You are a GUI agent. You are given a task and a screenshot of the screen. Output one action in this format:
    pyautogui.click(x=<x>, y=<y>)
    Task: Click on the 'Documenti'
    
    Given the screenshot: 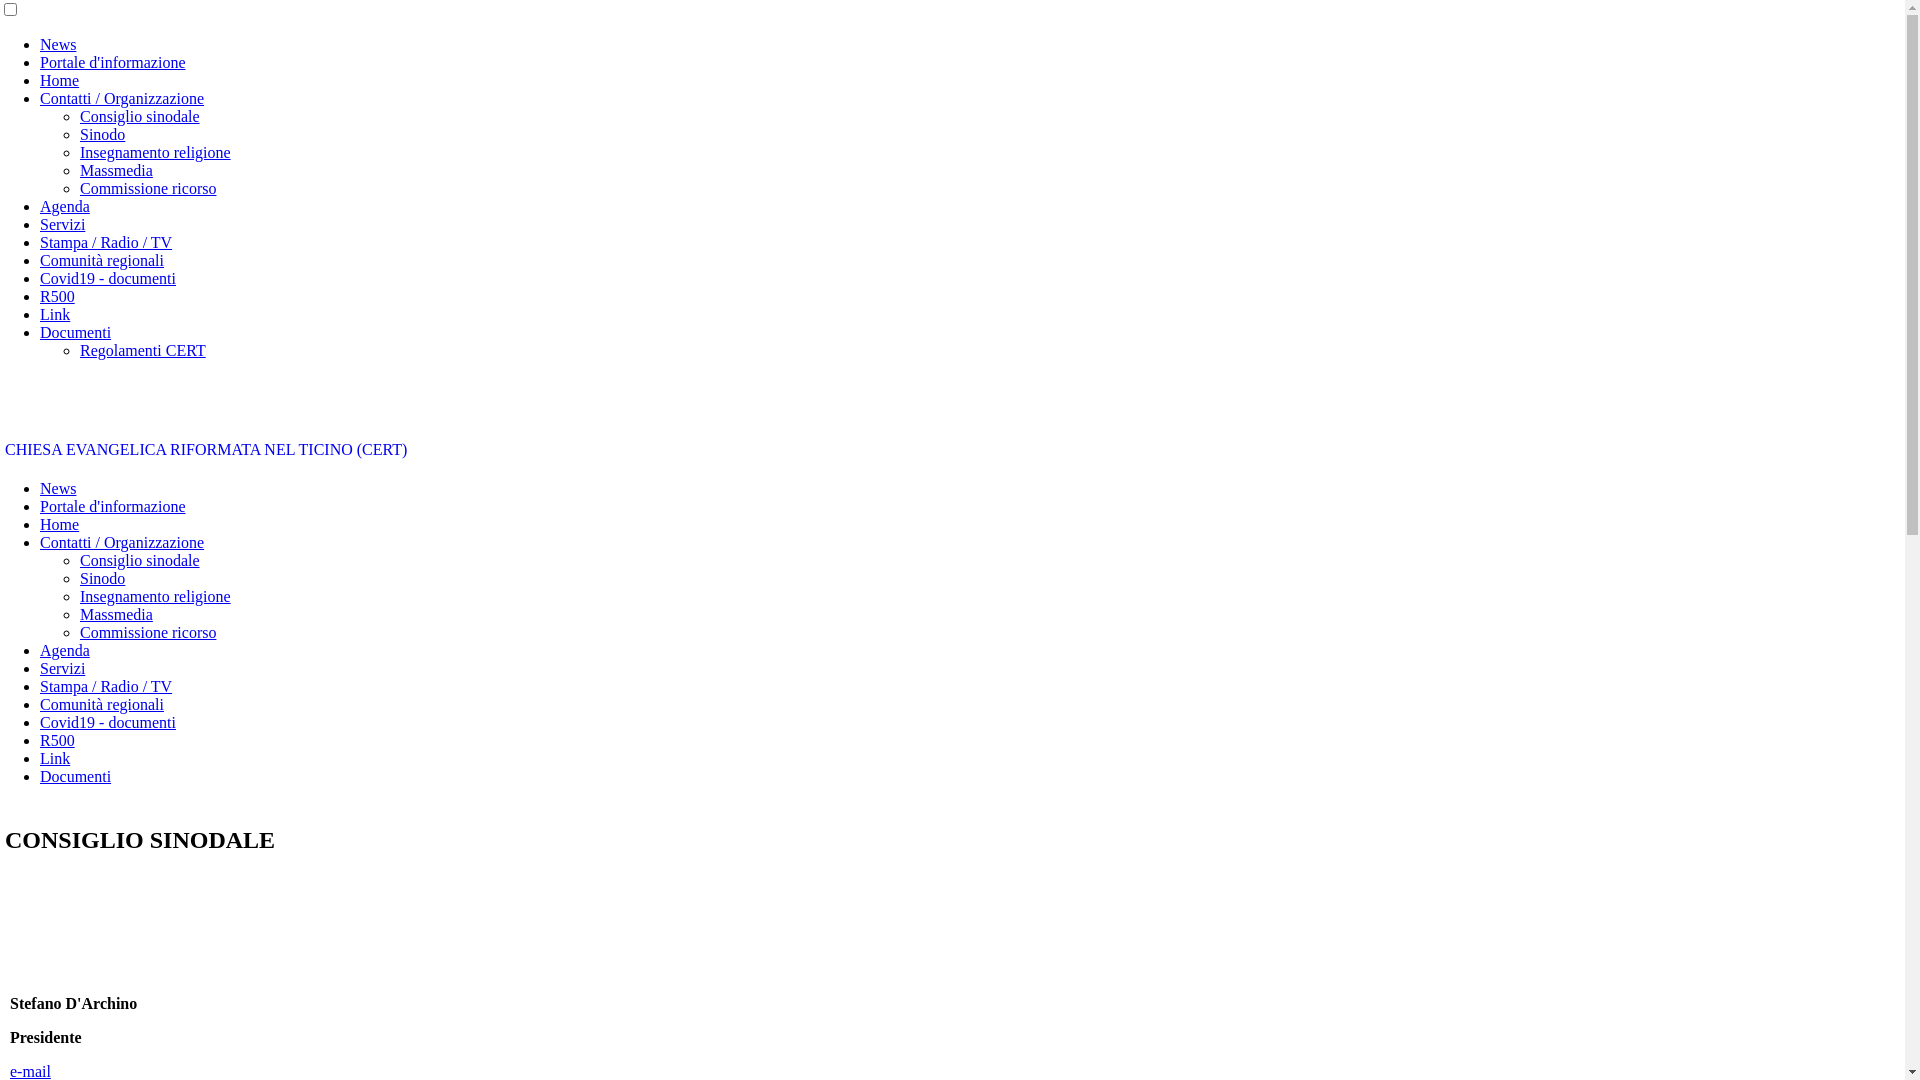 What is the action you would take?
    pyautogui.click(x=75, y=775)
    